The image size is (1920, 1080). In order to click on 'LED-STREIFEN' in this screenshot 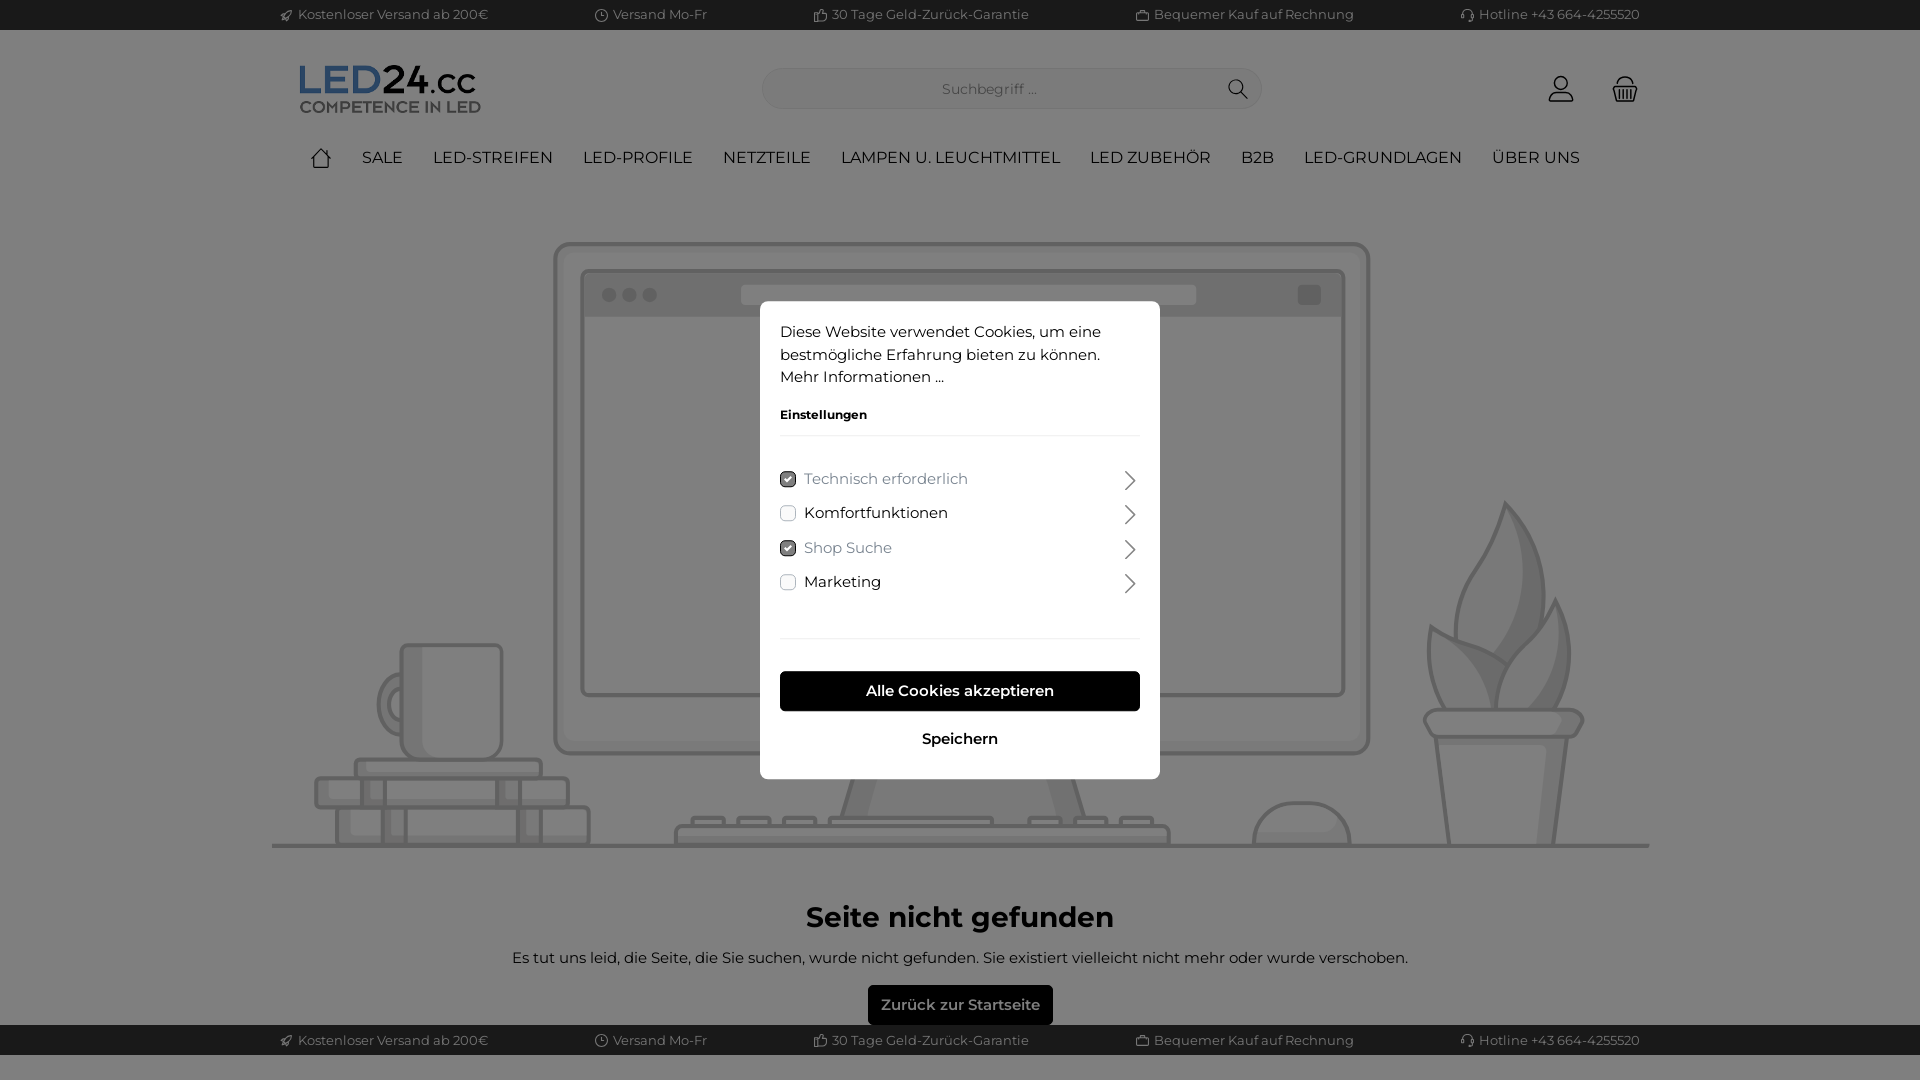, I will do `click(431, 157)`.